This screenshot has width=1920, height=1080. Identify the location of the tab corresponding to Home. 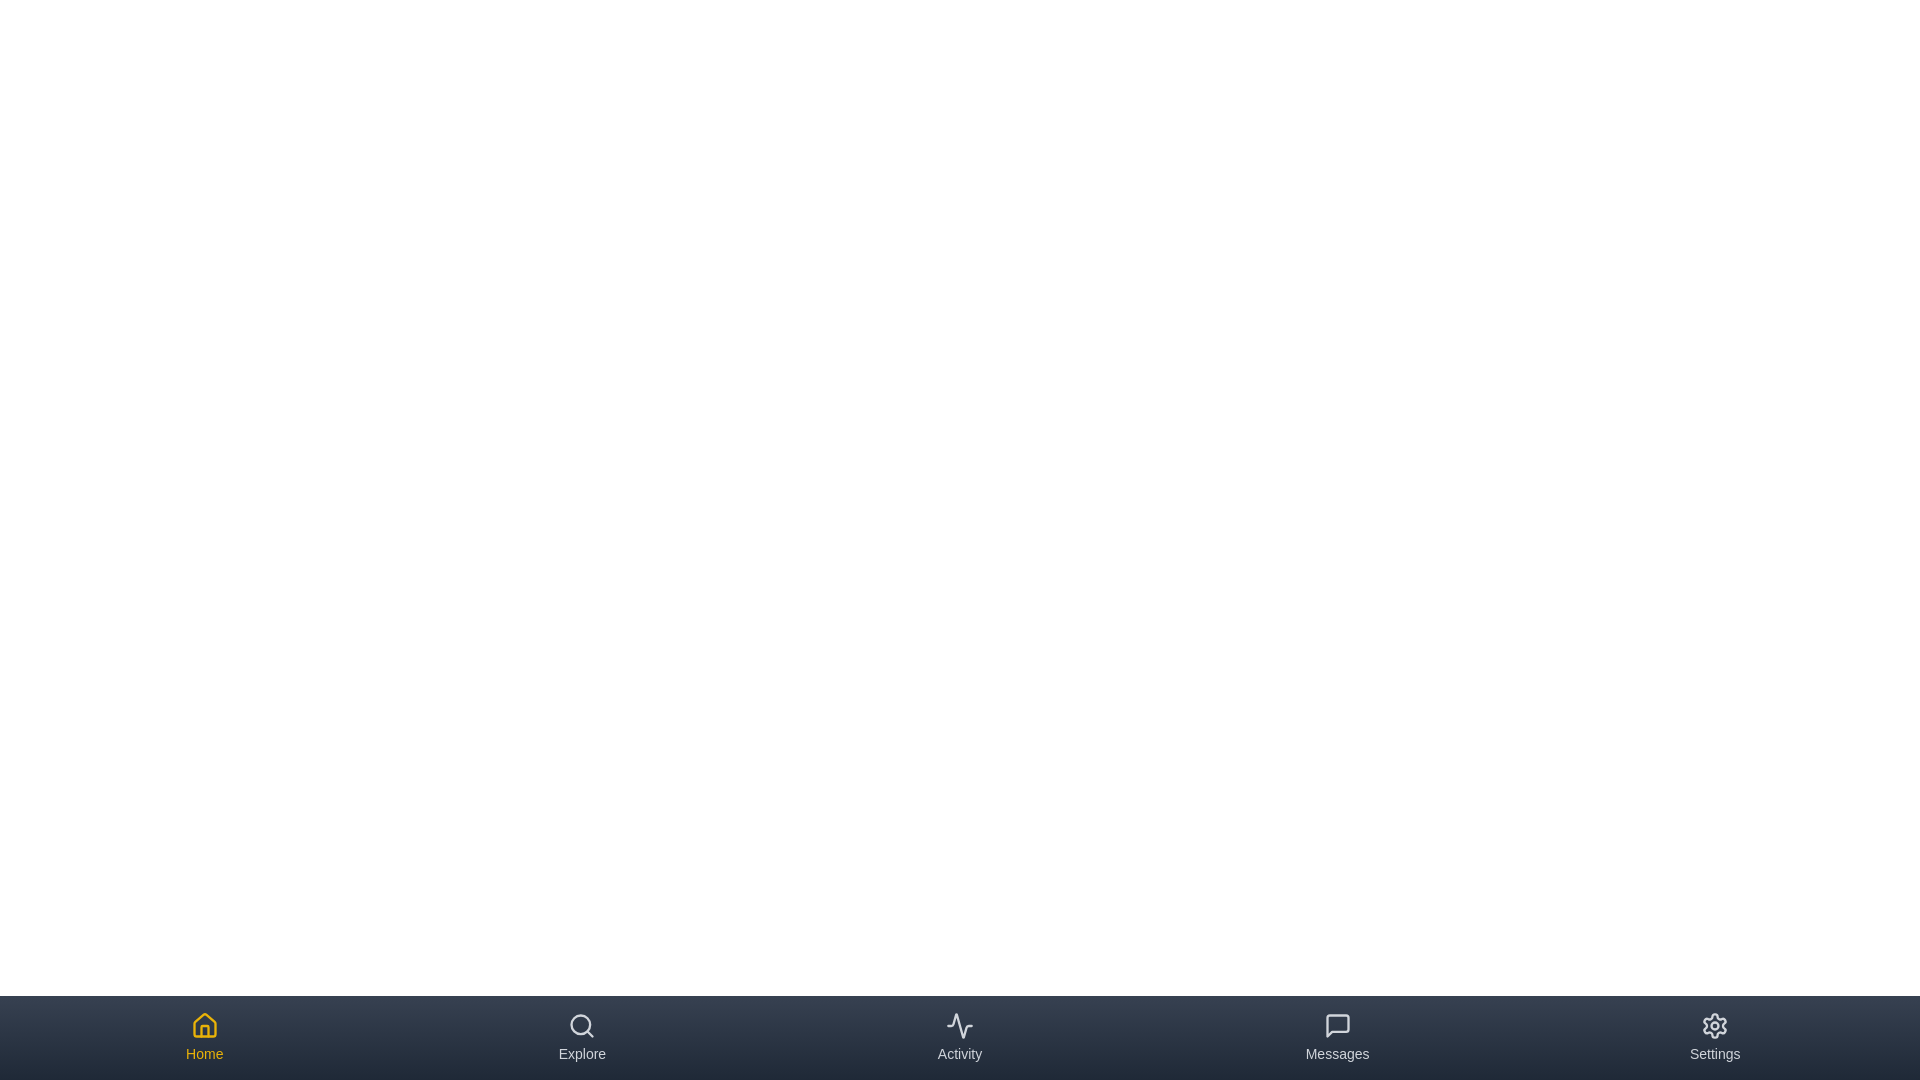
(203, 1036).